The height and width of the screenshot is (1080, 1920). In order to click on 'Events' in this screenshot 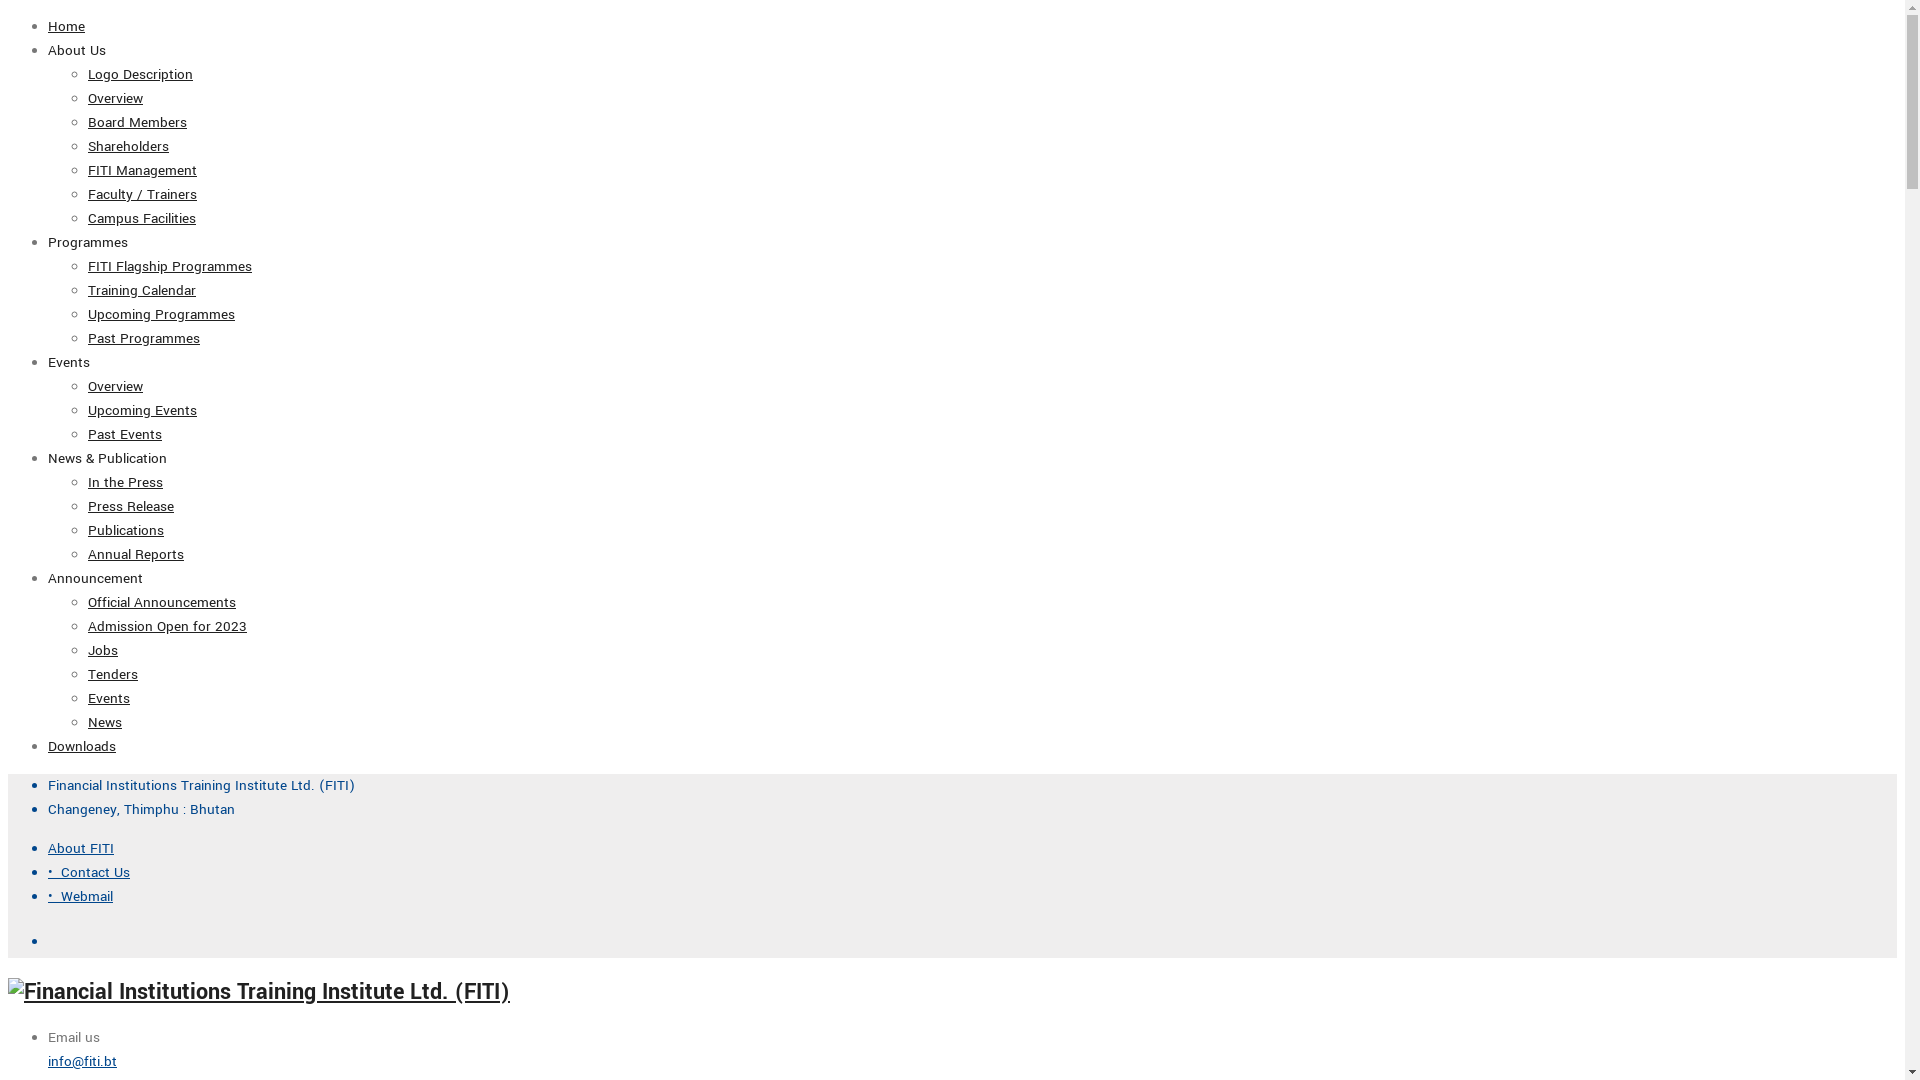, I will do `click(68, 362)`.